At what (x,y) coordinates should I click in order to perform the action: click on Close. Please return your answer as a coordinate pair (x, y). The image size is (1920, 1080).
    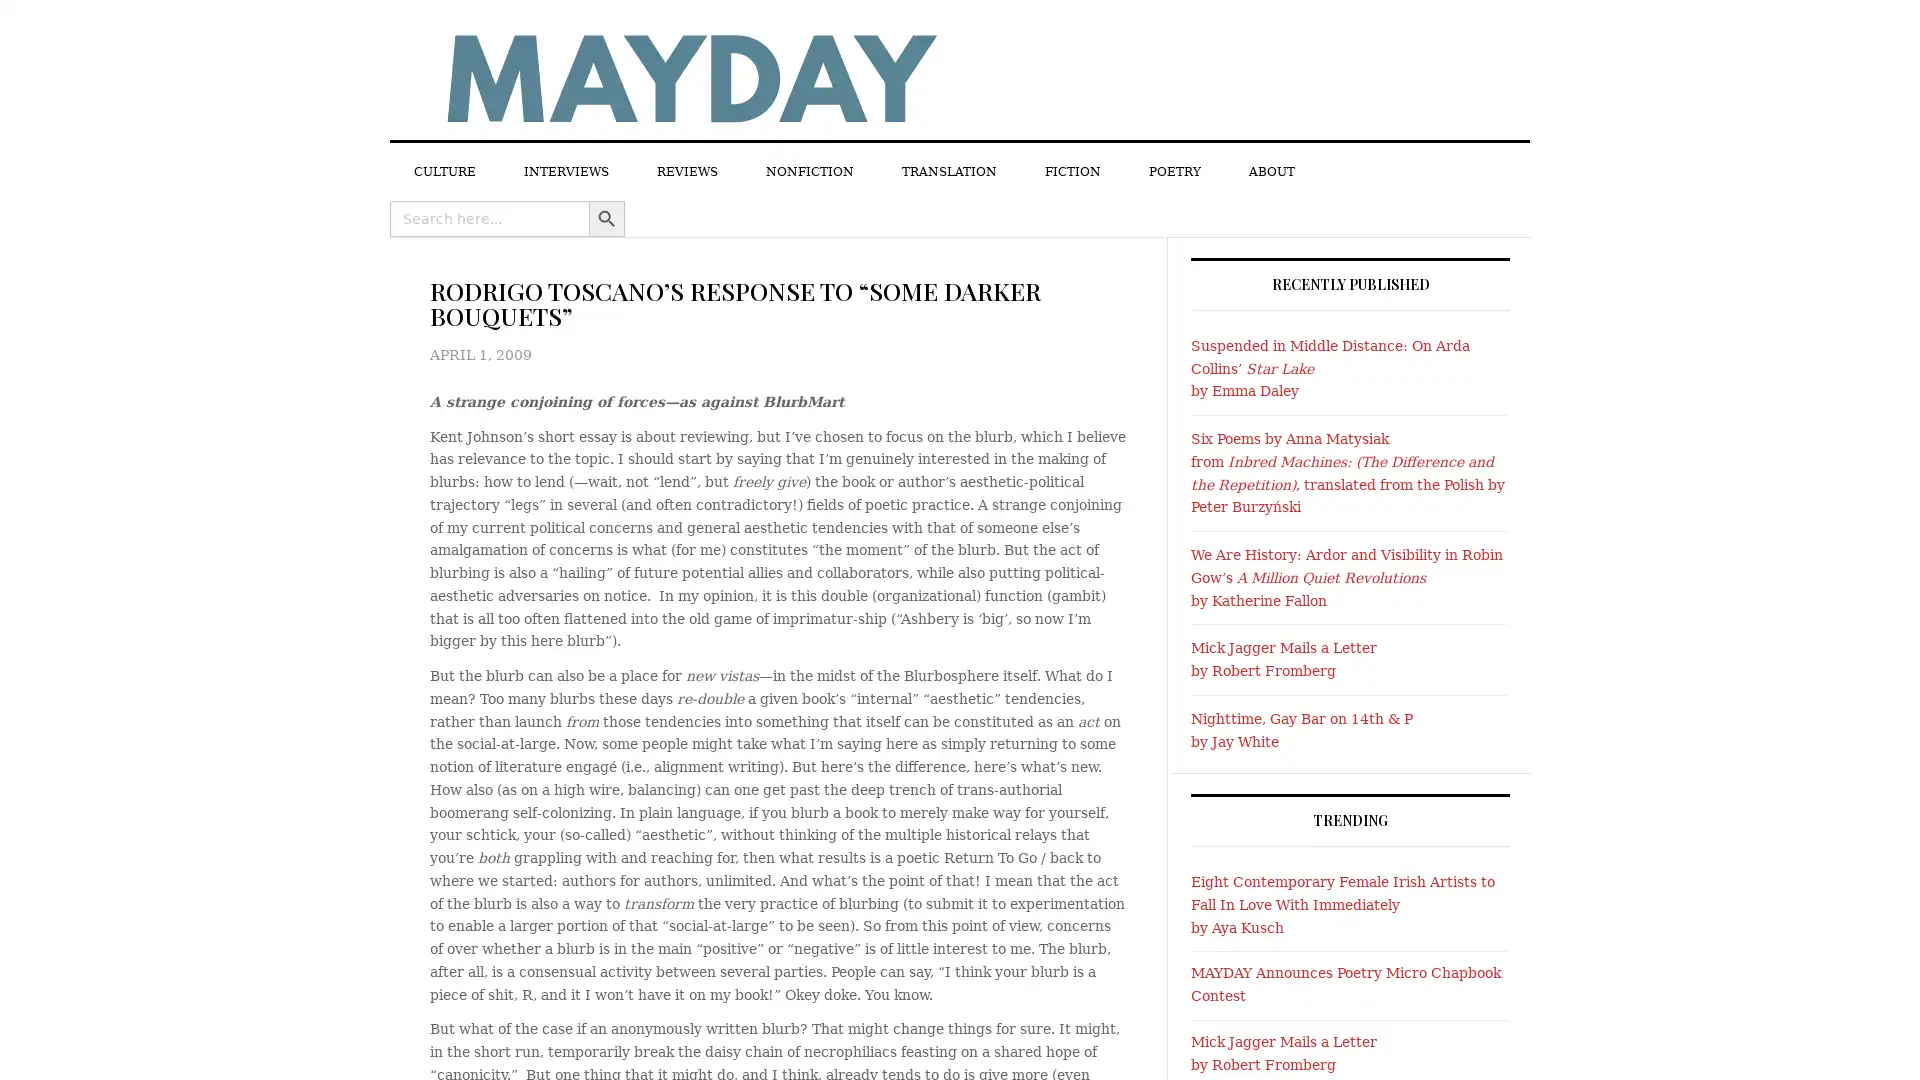
    Looking at the image, I should click on (1075, 454).